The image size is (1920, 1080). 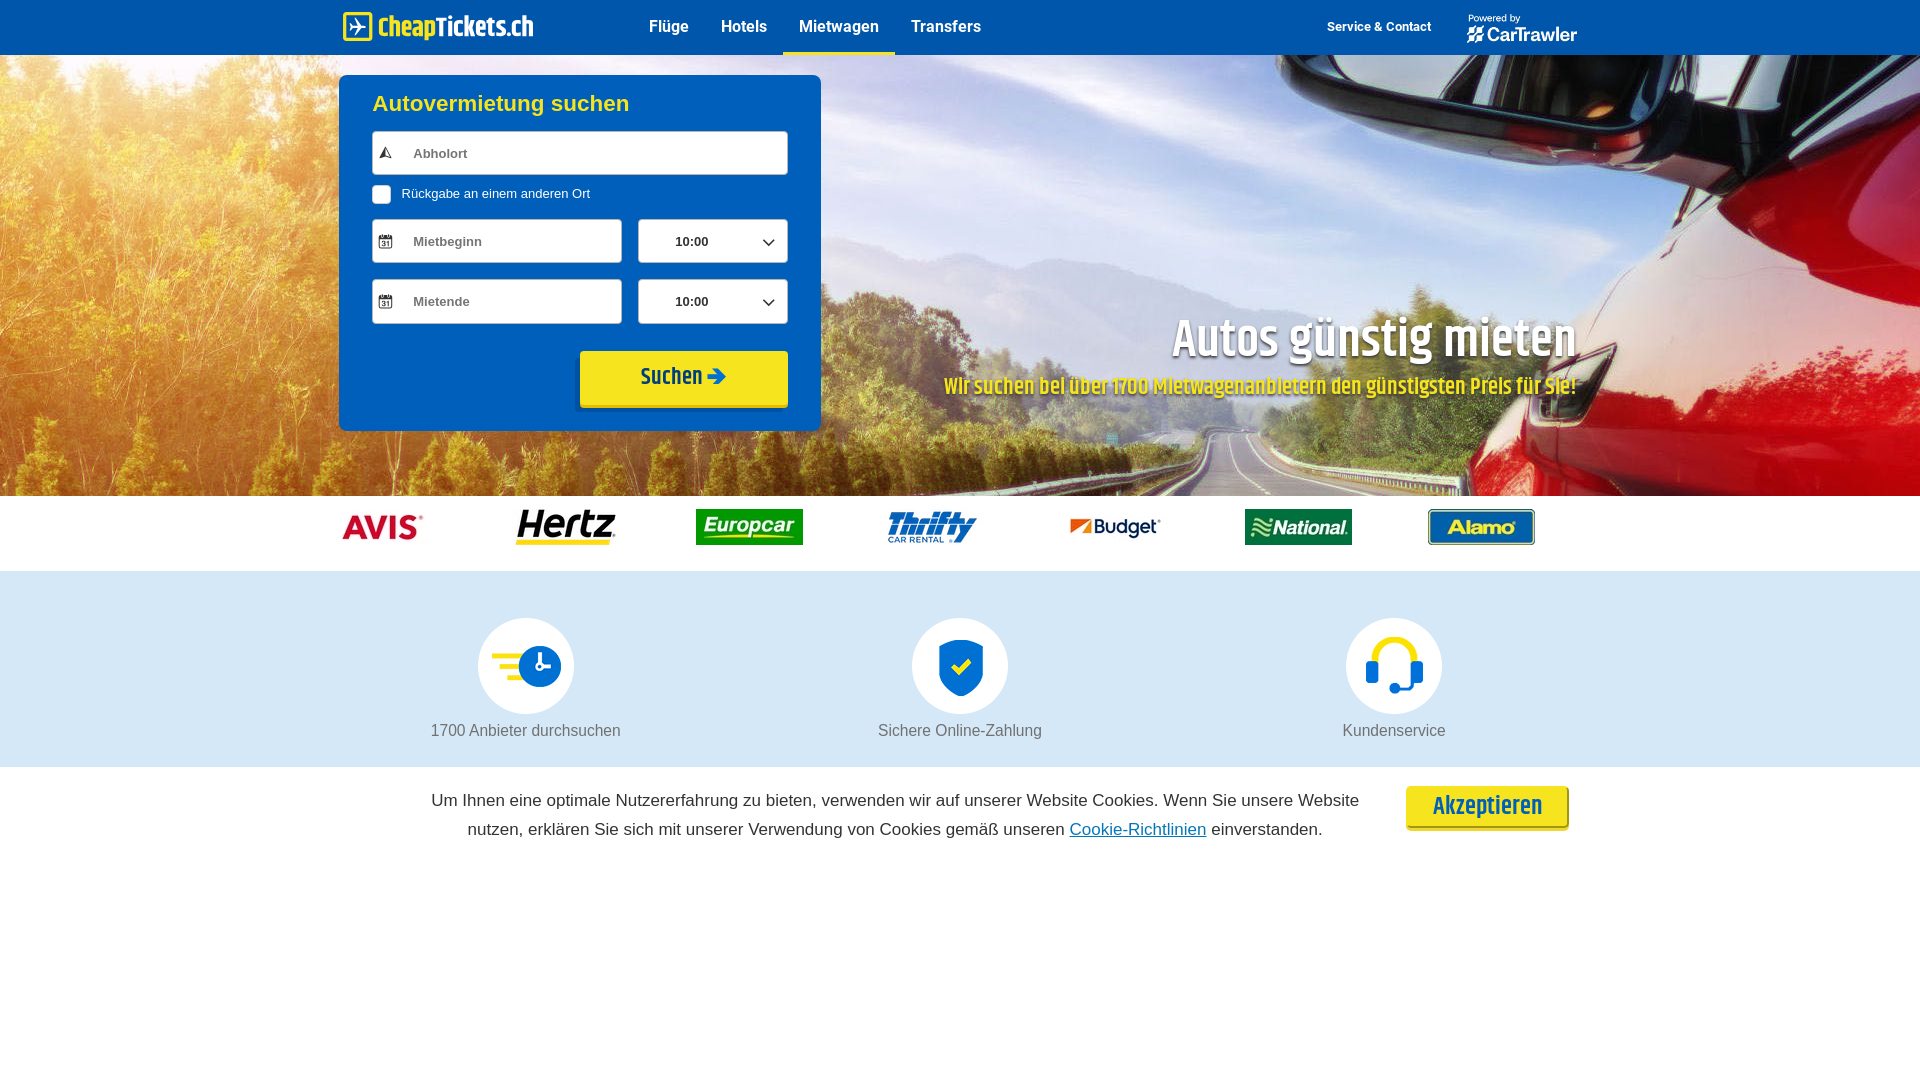 I want to click on 'Cookie-Richtlinien', so click(x=1137, y=829).